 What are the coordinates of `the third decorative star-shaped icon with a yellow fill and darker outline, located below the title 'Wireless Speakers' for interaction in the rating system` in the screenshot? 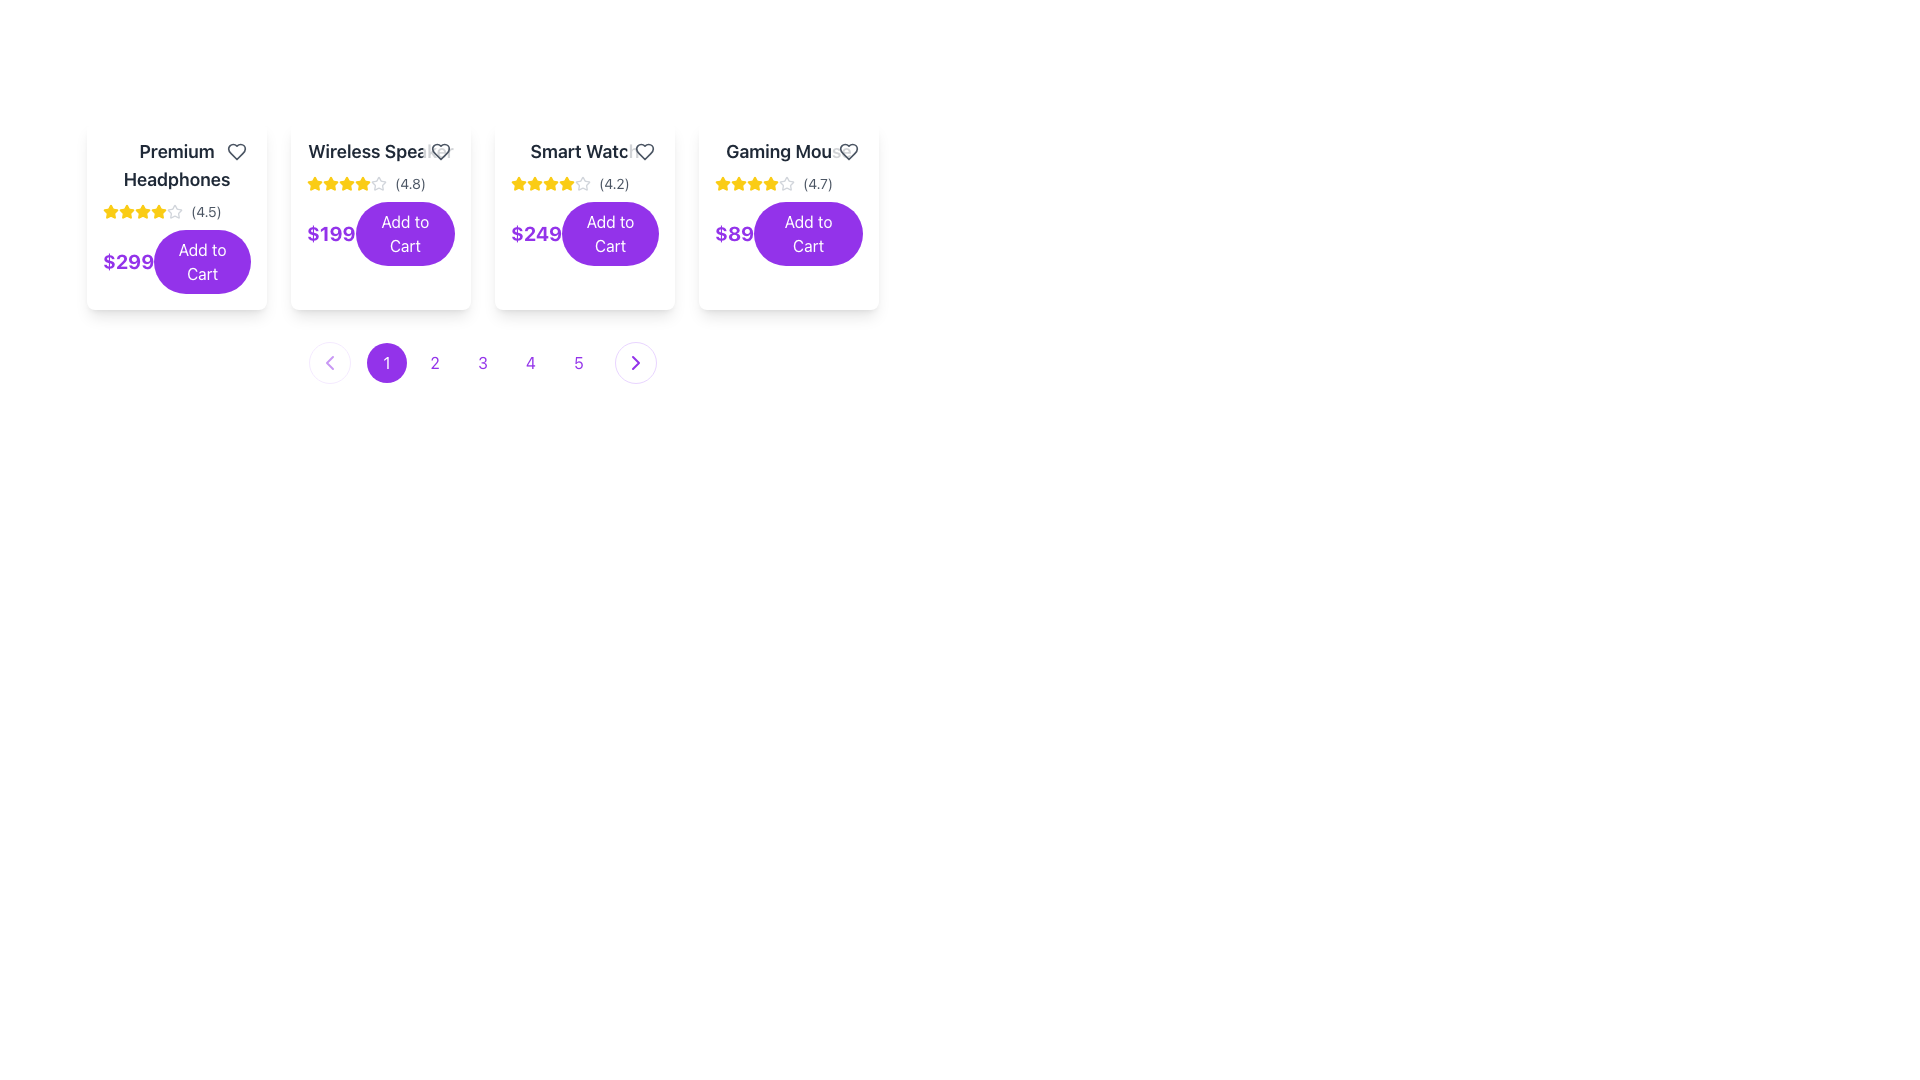 It's located at (314, 183).